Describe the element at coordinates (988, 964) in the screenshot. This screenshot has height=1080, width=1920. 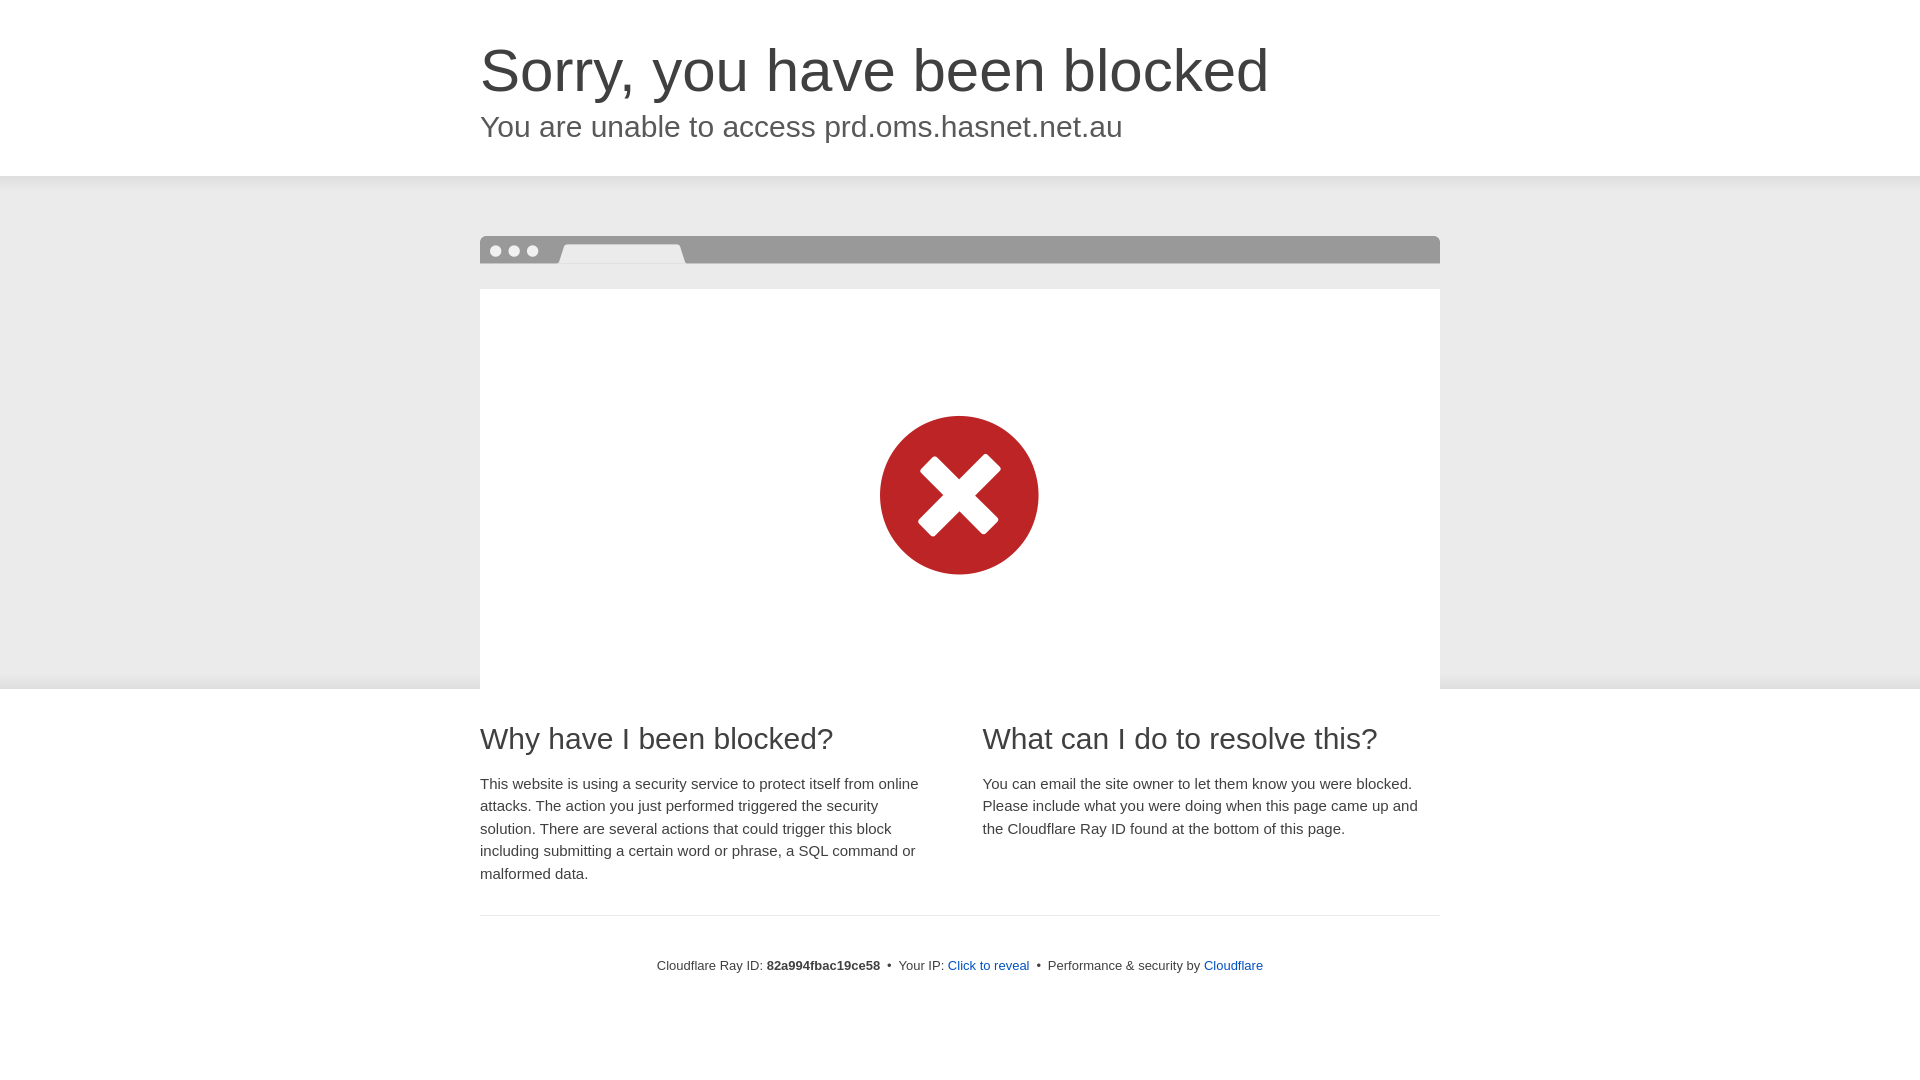
I see `'Click to reveal'` at that location.